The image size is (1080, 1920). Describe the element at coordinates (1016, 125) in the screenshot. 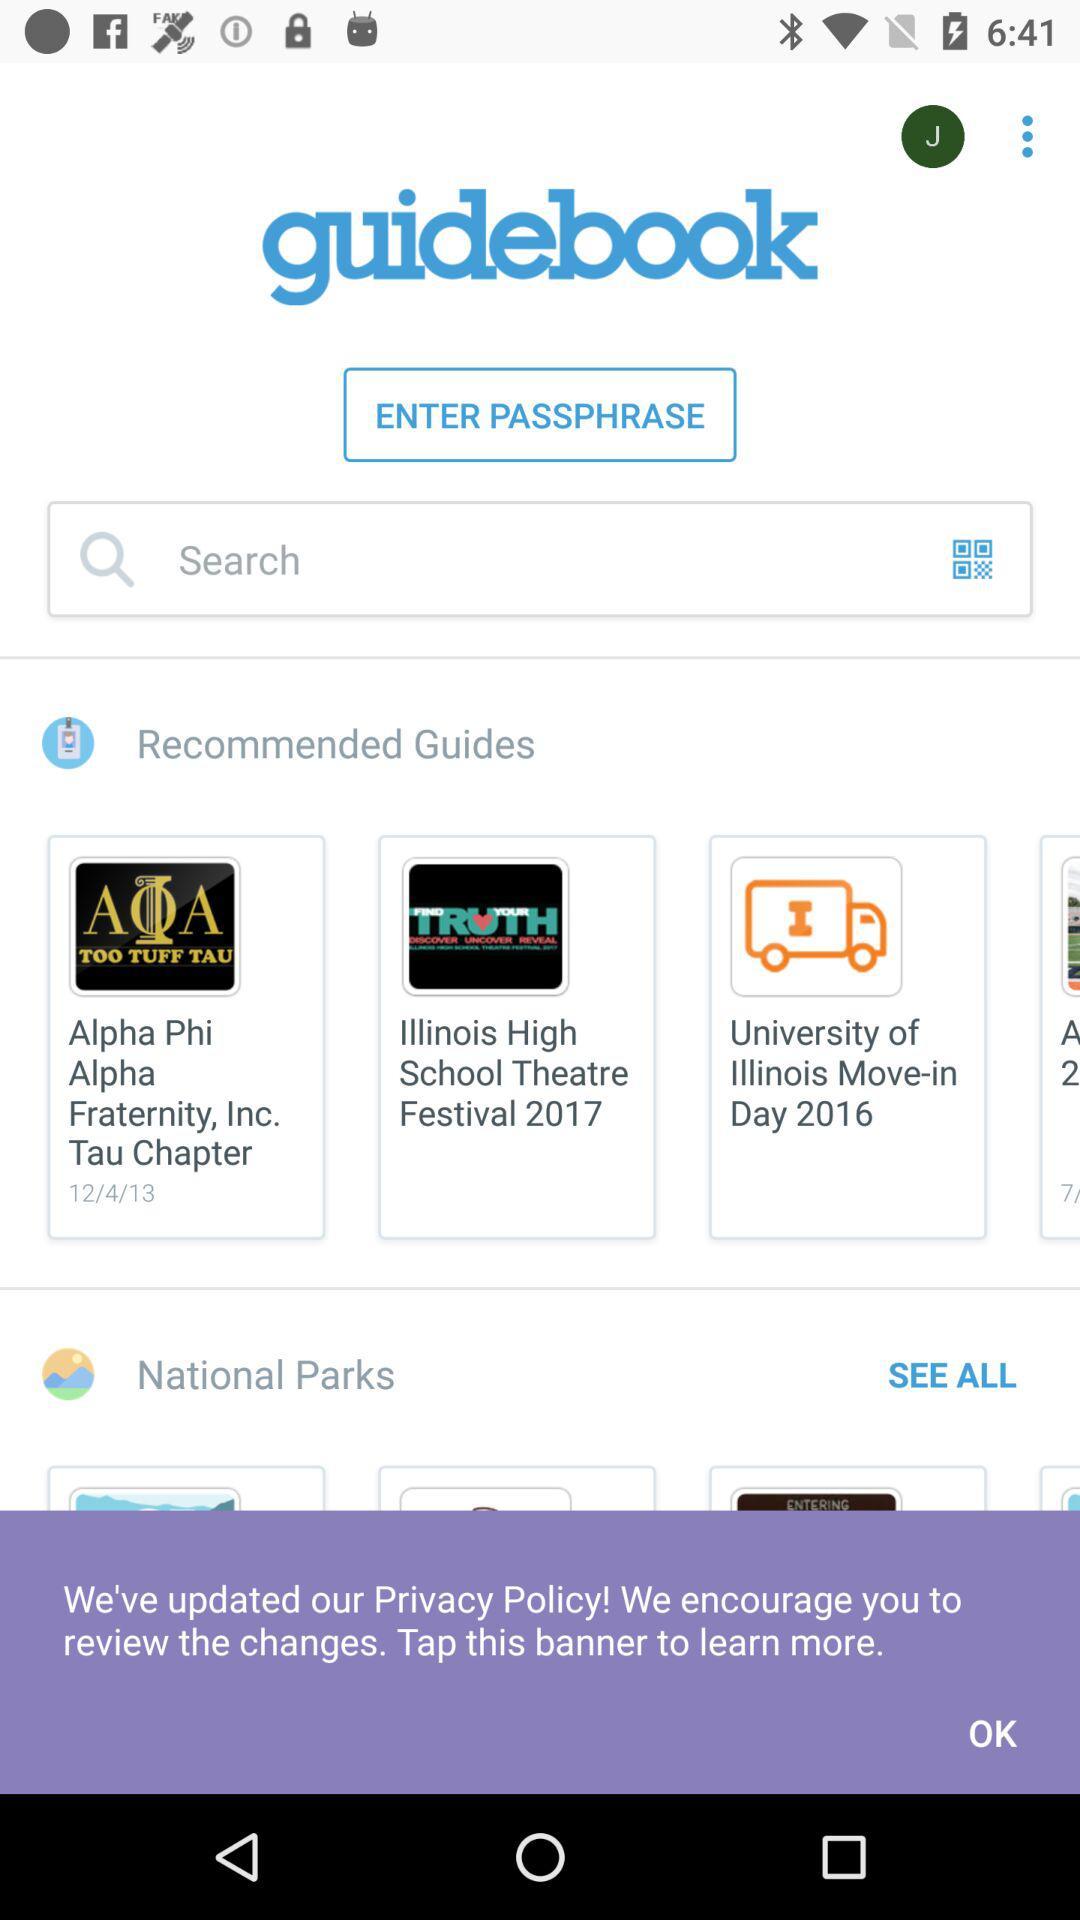

I see `the more icon` at that location.